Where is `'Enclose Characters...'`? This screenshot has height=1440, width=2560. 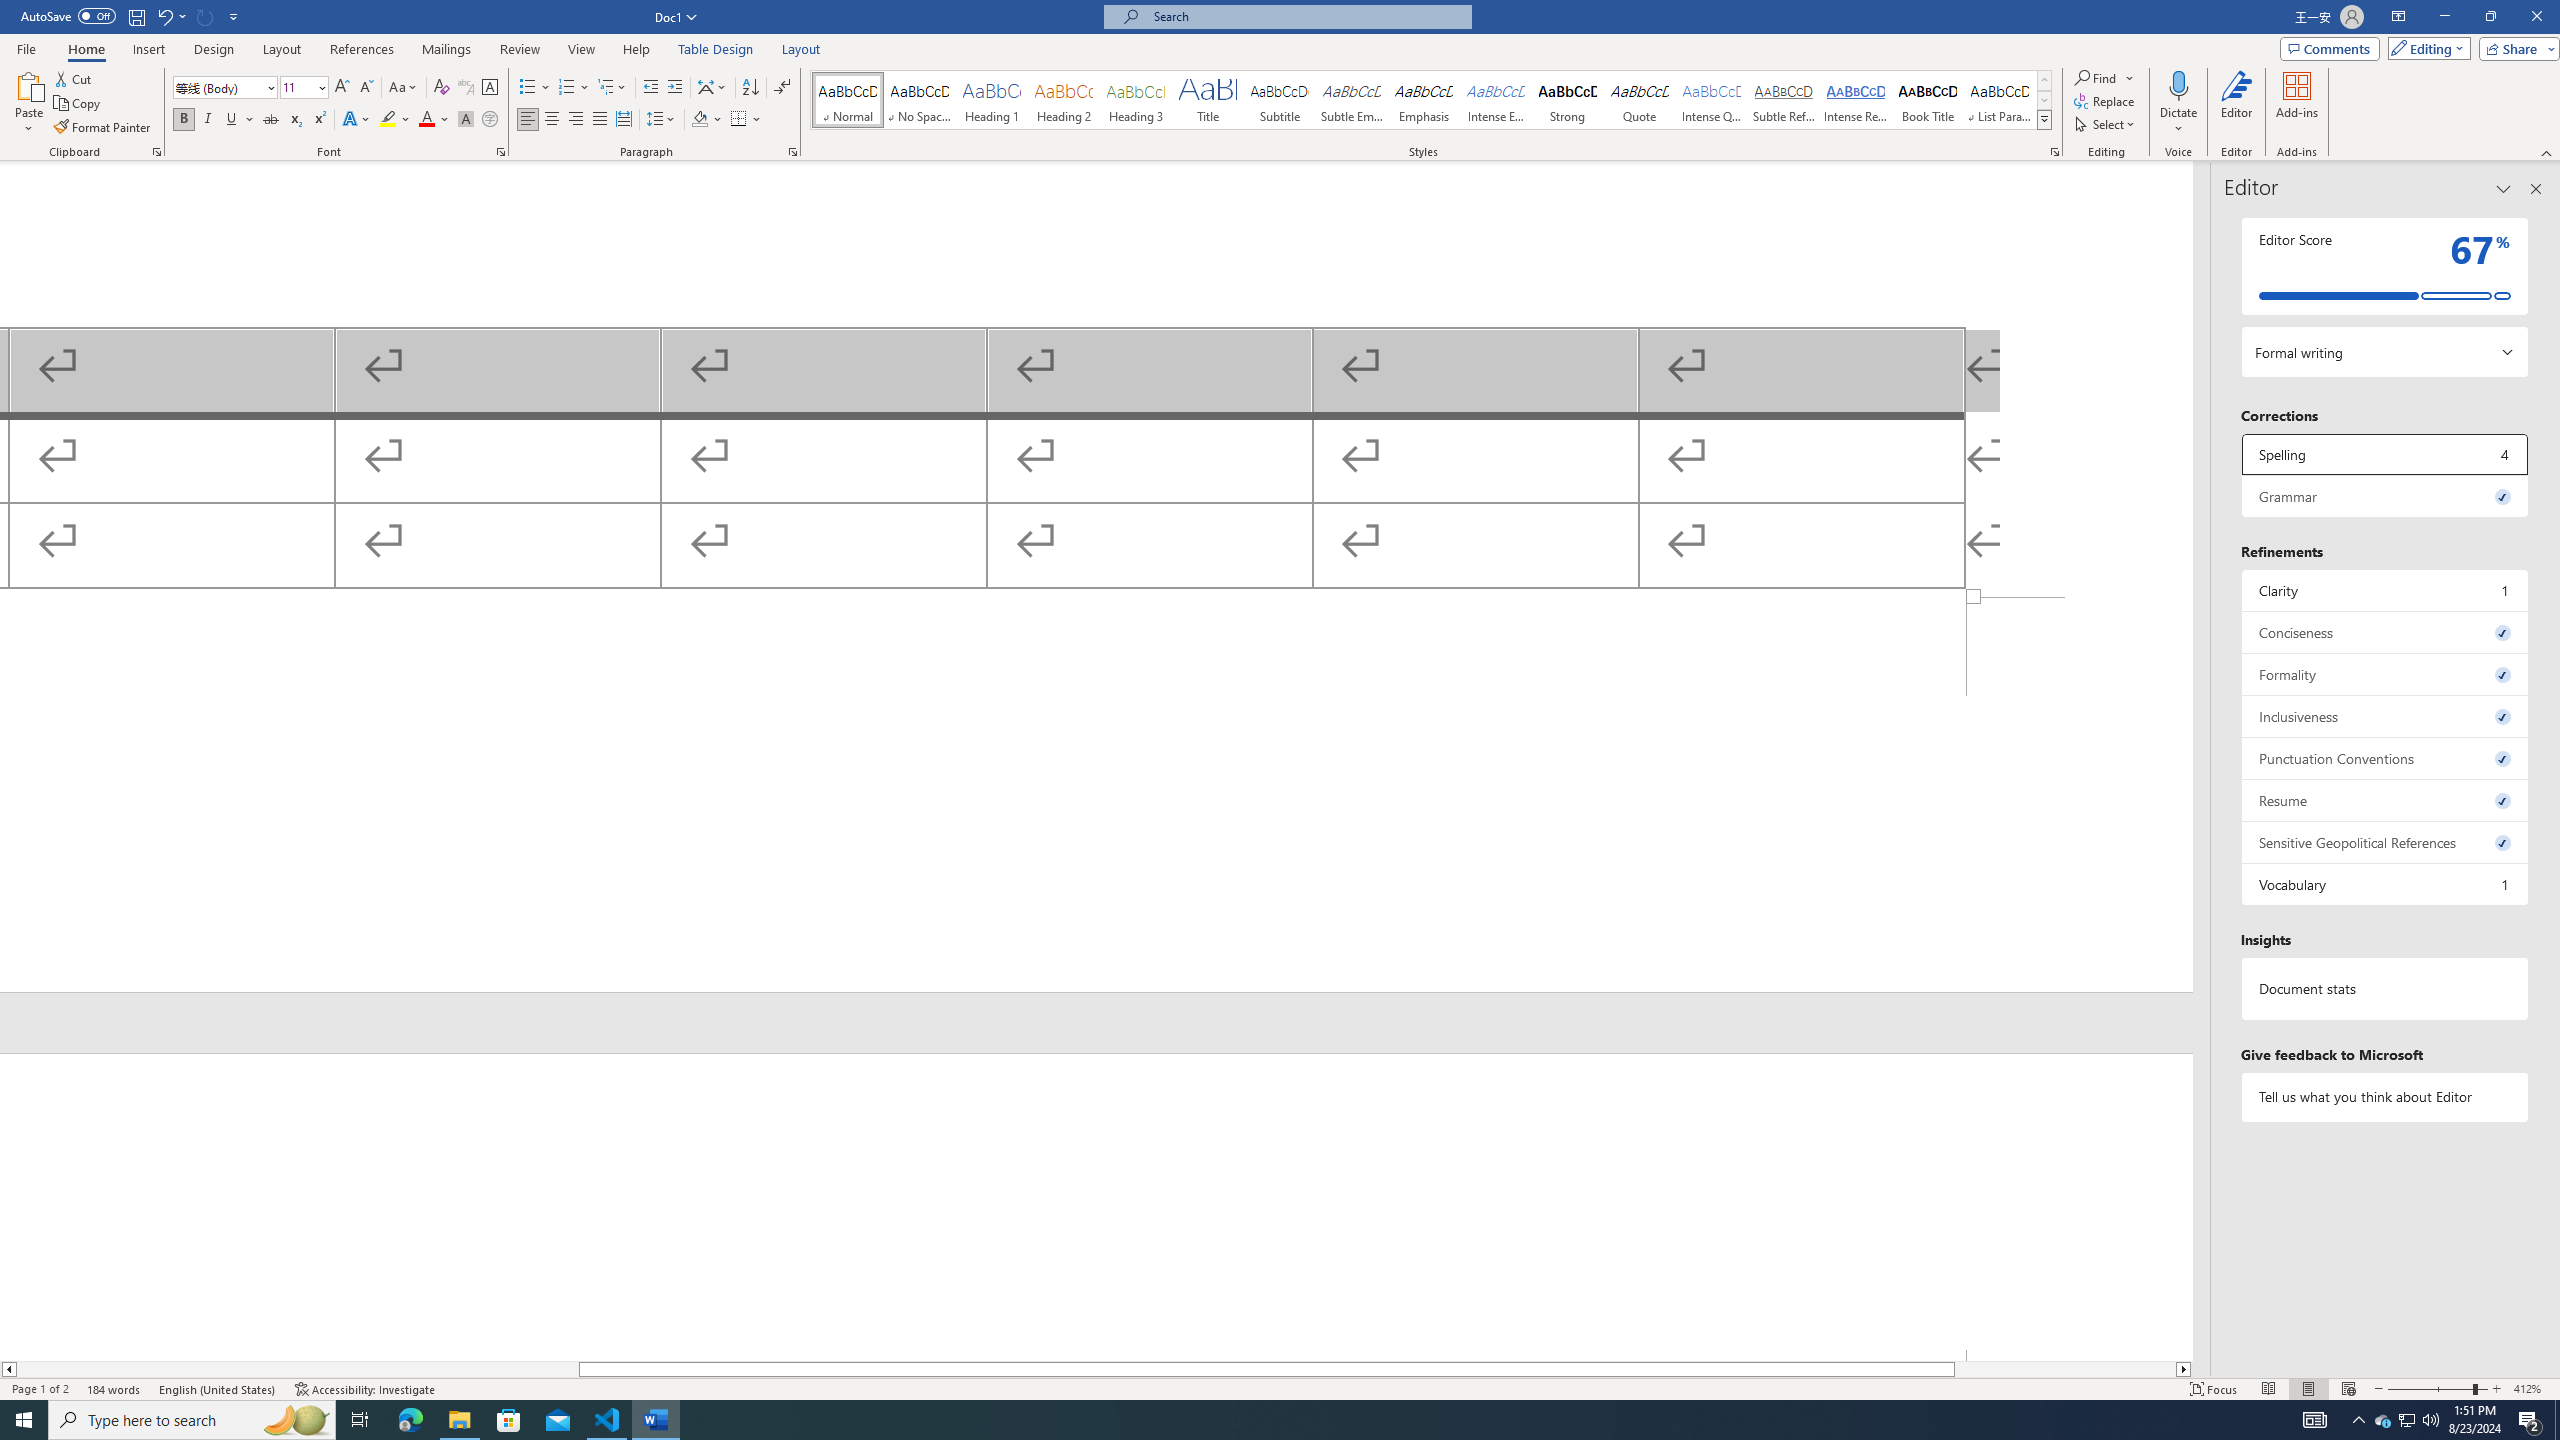 'Enclose Characters...' is located at coordinates (489, 118).